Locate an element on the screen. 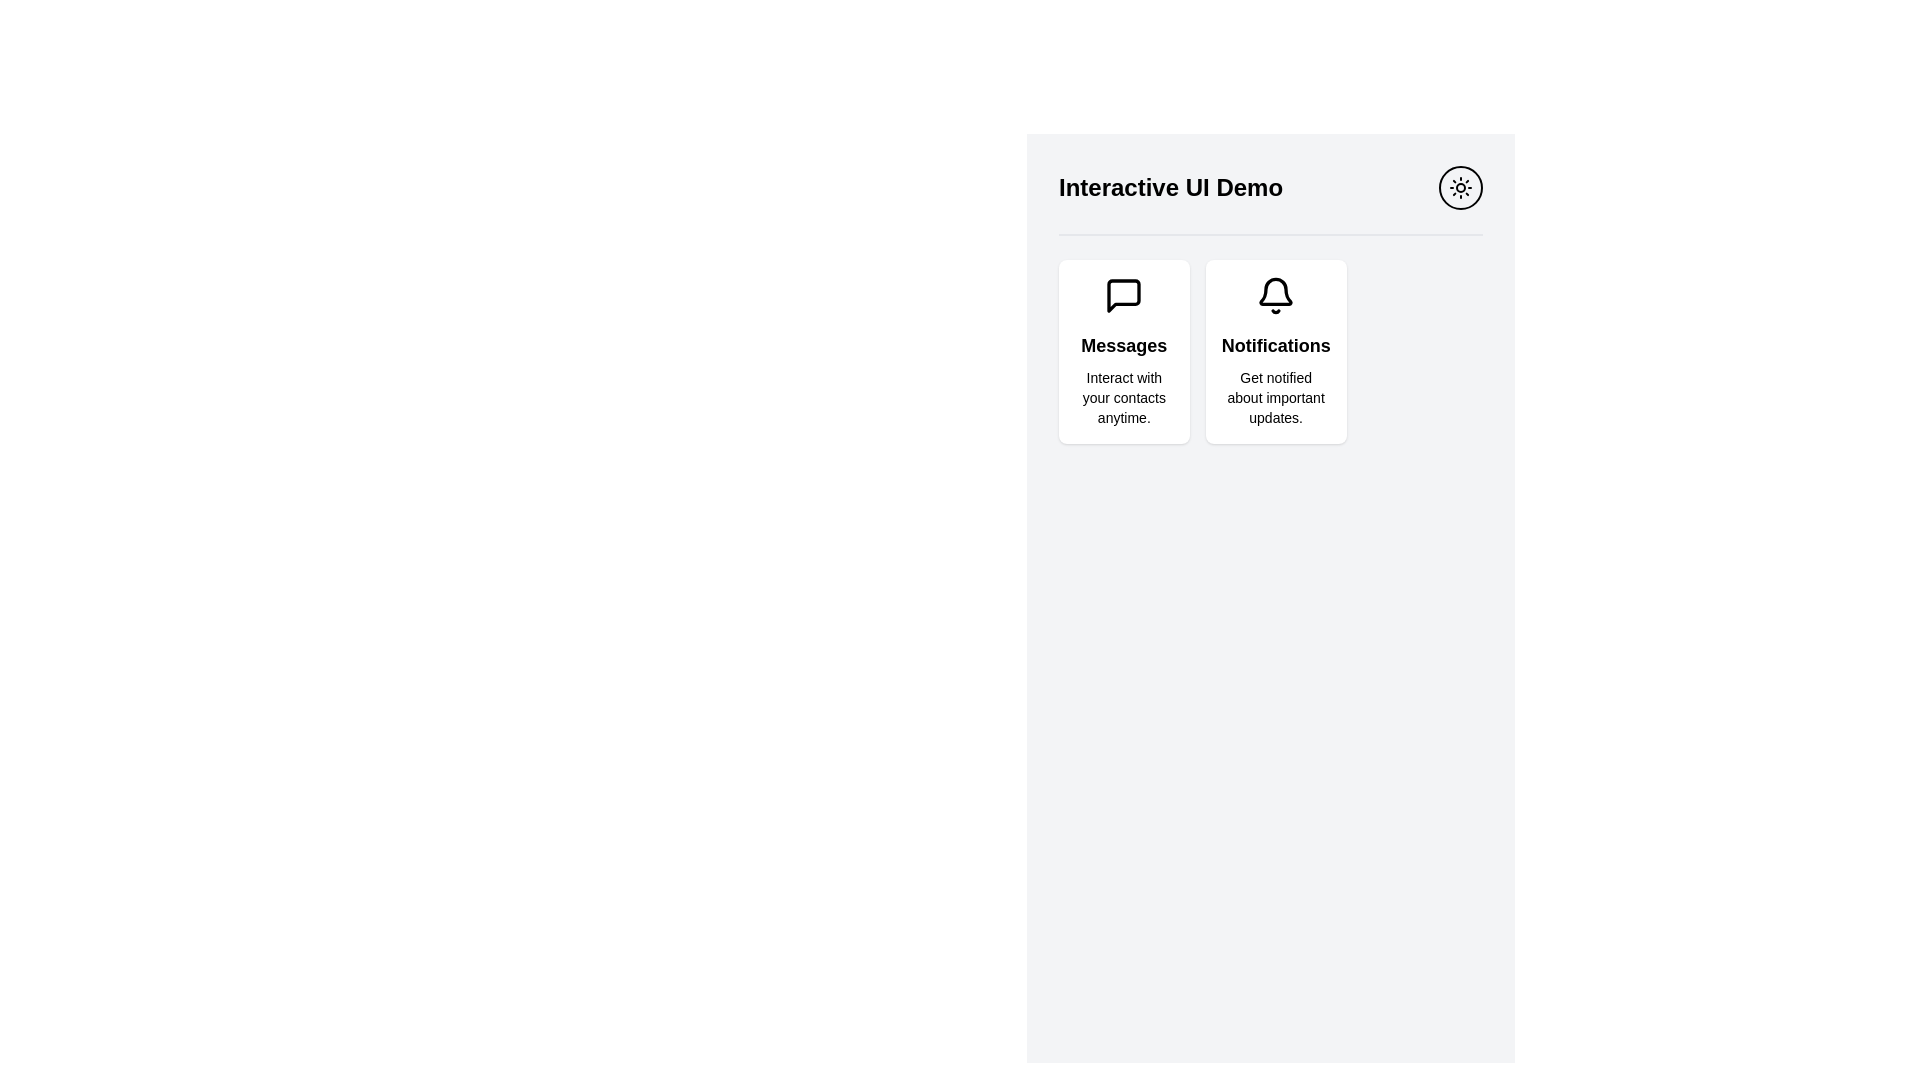 The image size is (1920, 1080). the text label that provides additional informative details related to the 'Notifications' feature, located below the bold title 'Notifications' in the rightmost card of a horizontally aligned group of two cards is located at coordinates (1275, 397).